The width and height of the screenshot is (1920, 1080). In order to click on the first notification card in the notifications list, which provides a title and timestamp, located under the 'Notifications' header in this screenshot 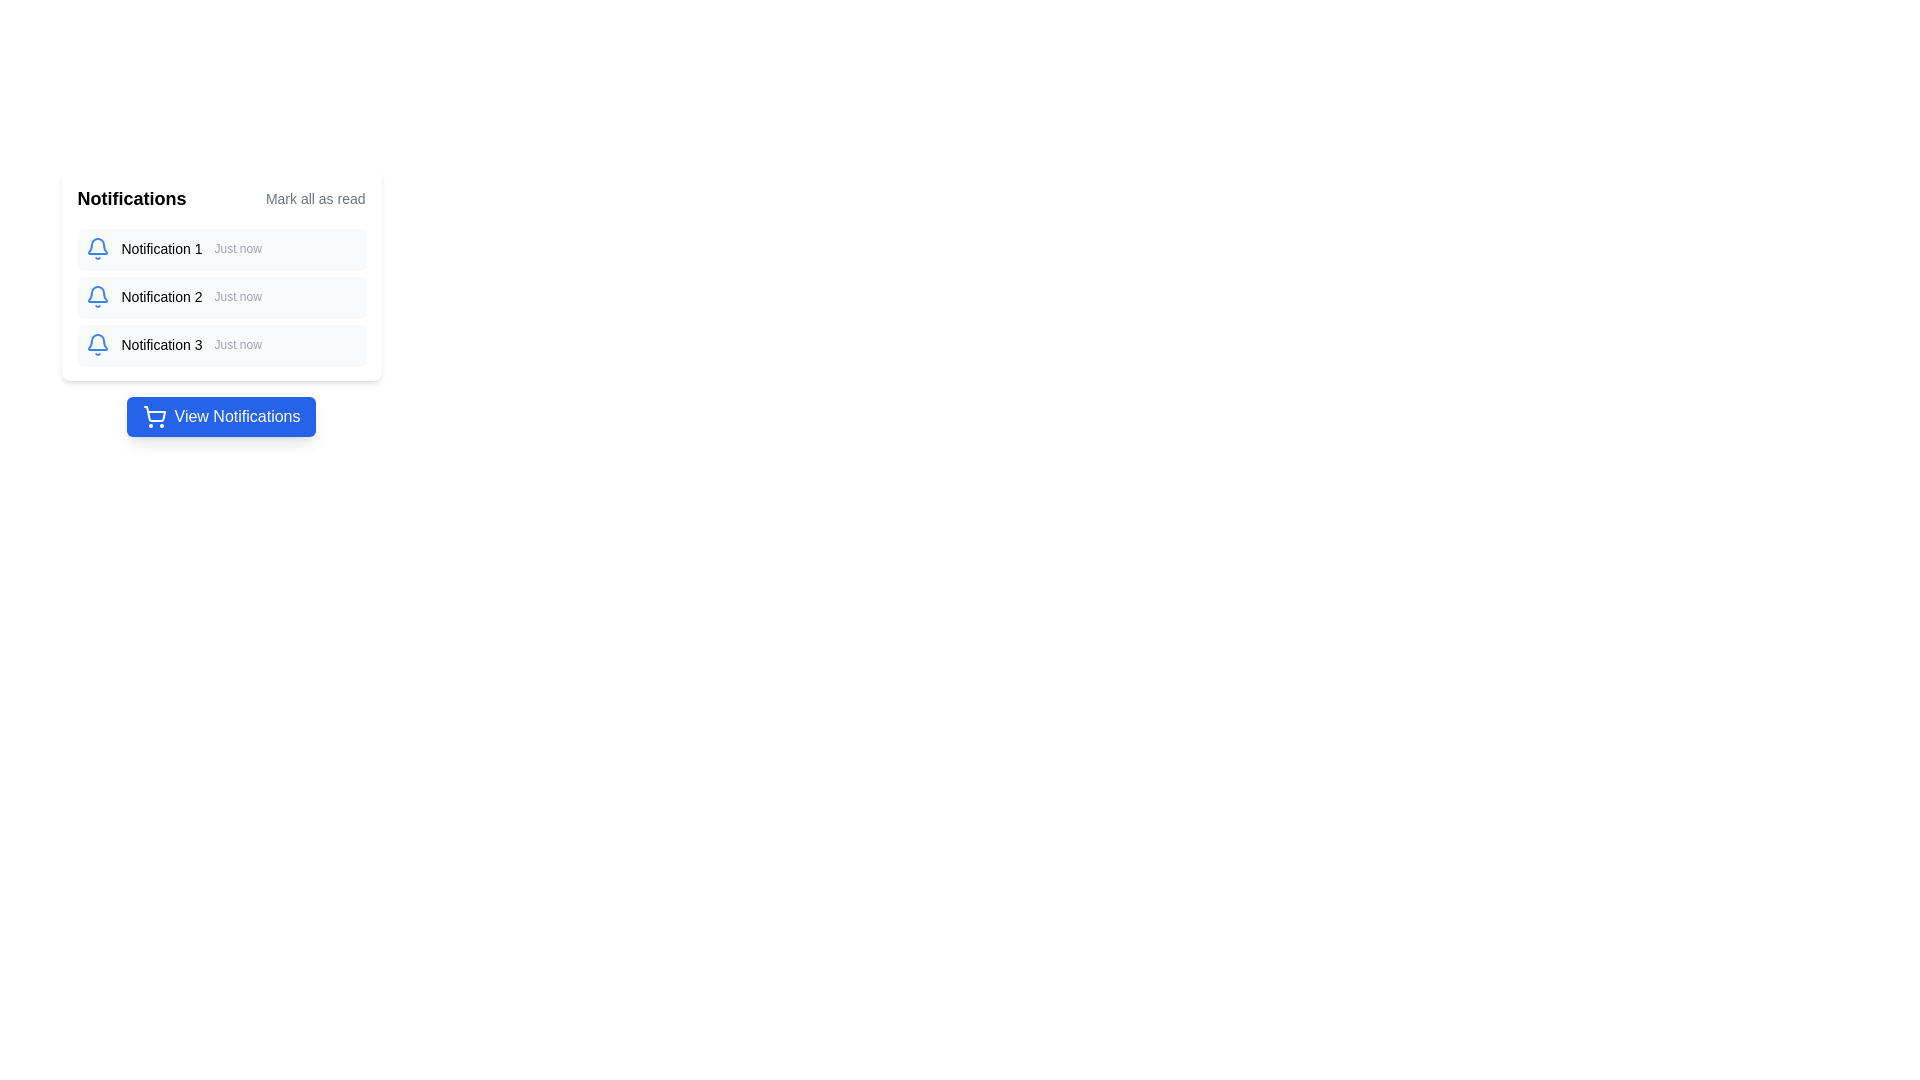, I will do `click(221, 248)`.